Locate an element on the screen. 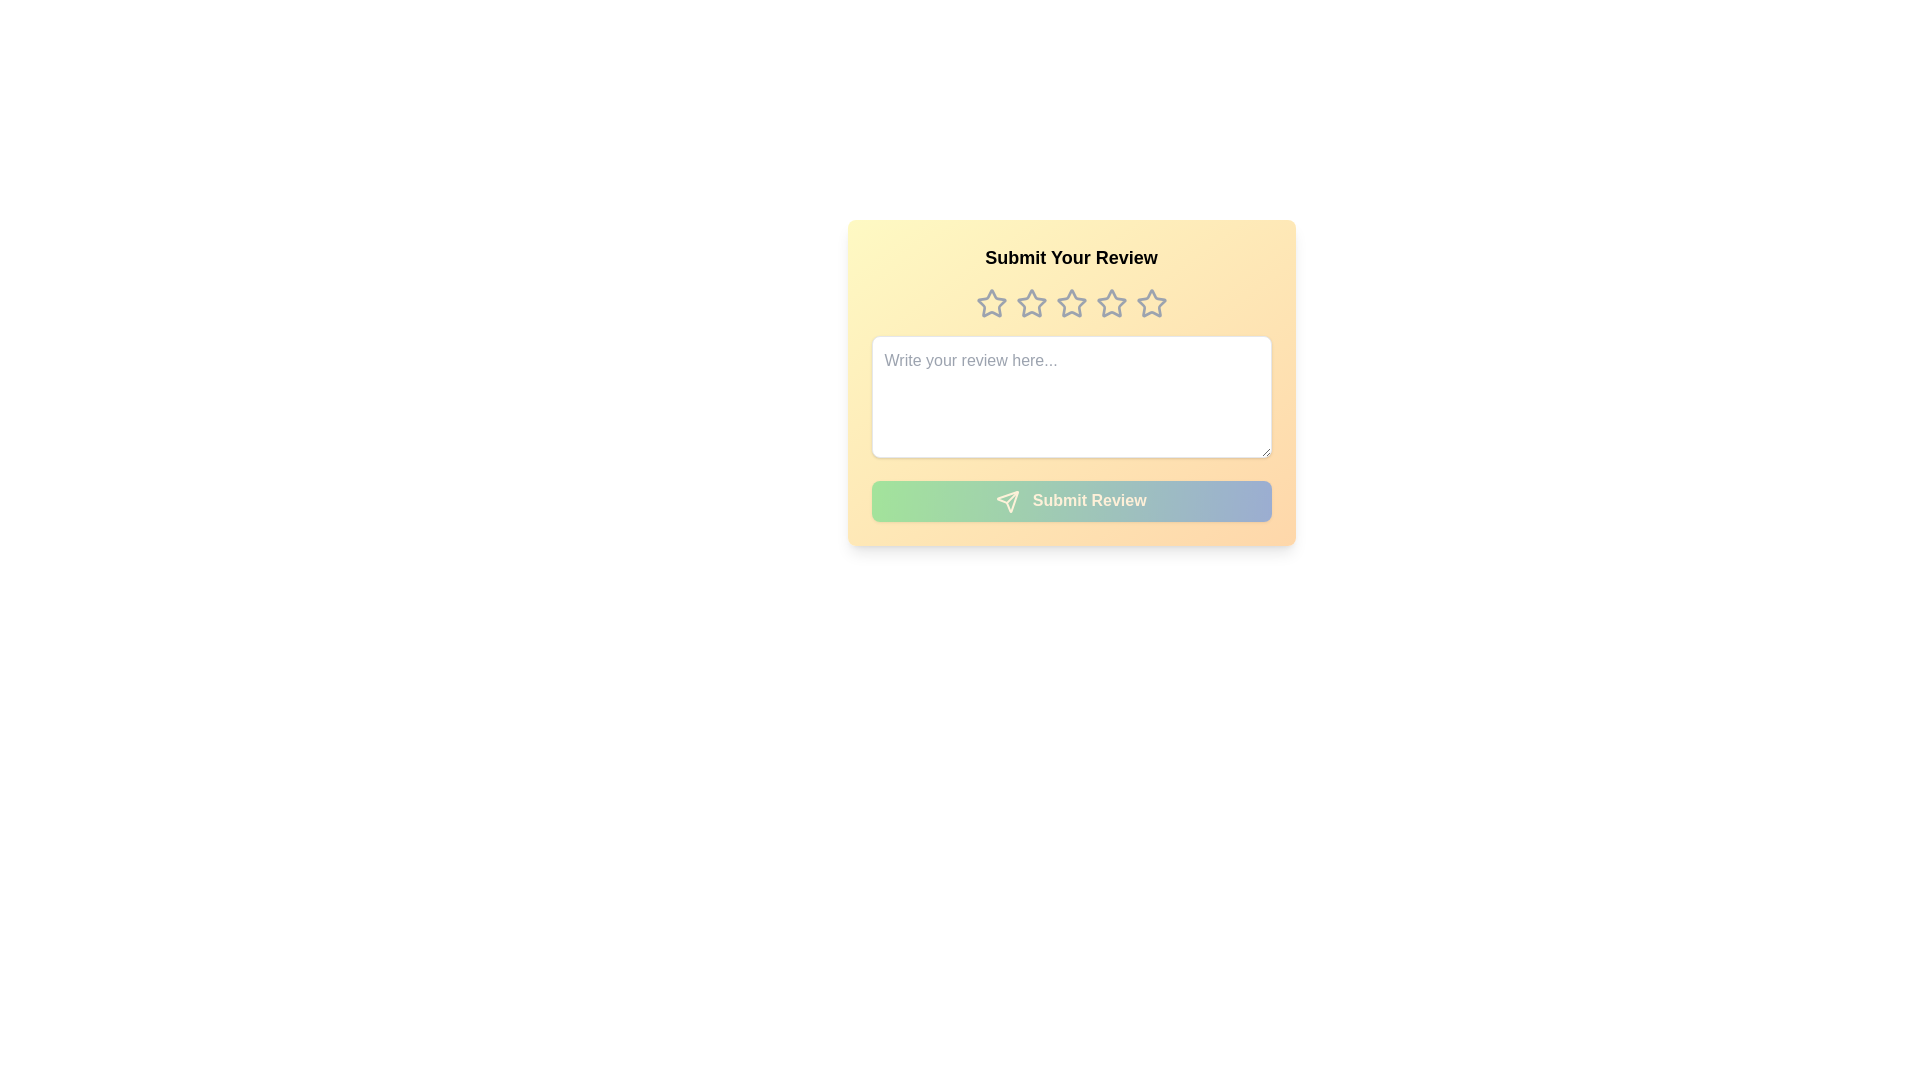  the fourth star icon in the interactive rating row is located at coordinates (1110, 303).